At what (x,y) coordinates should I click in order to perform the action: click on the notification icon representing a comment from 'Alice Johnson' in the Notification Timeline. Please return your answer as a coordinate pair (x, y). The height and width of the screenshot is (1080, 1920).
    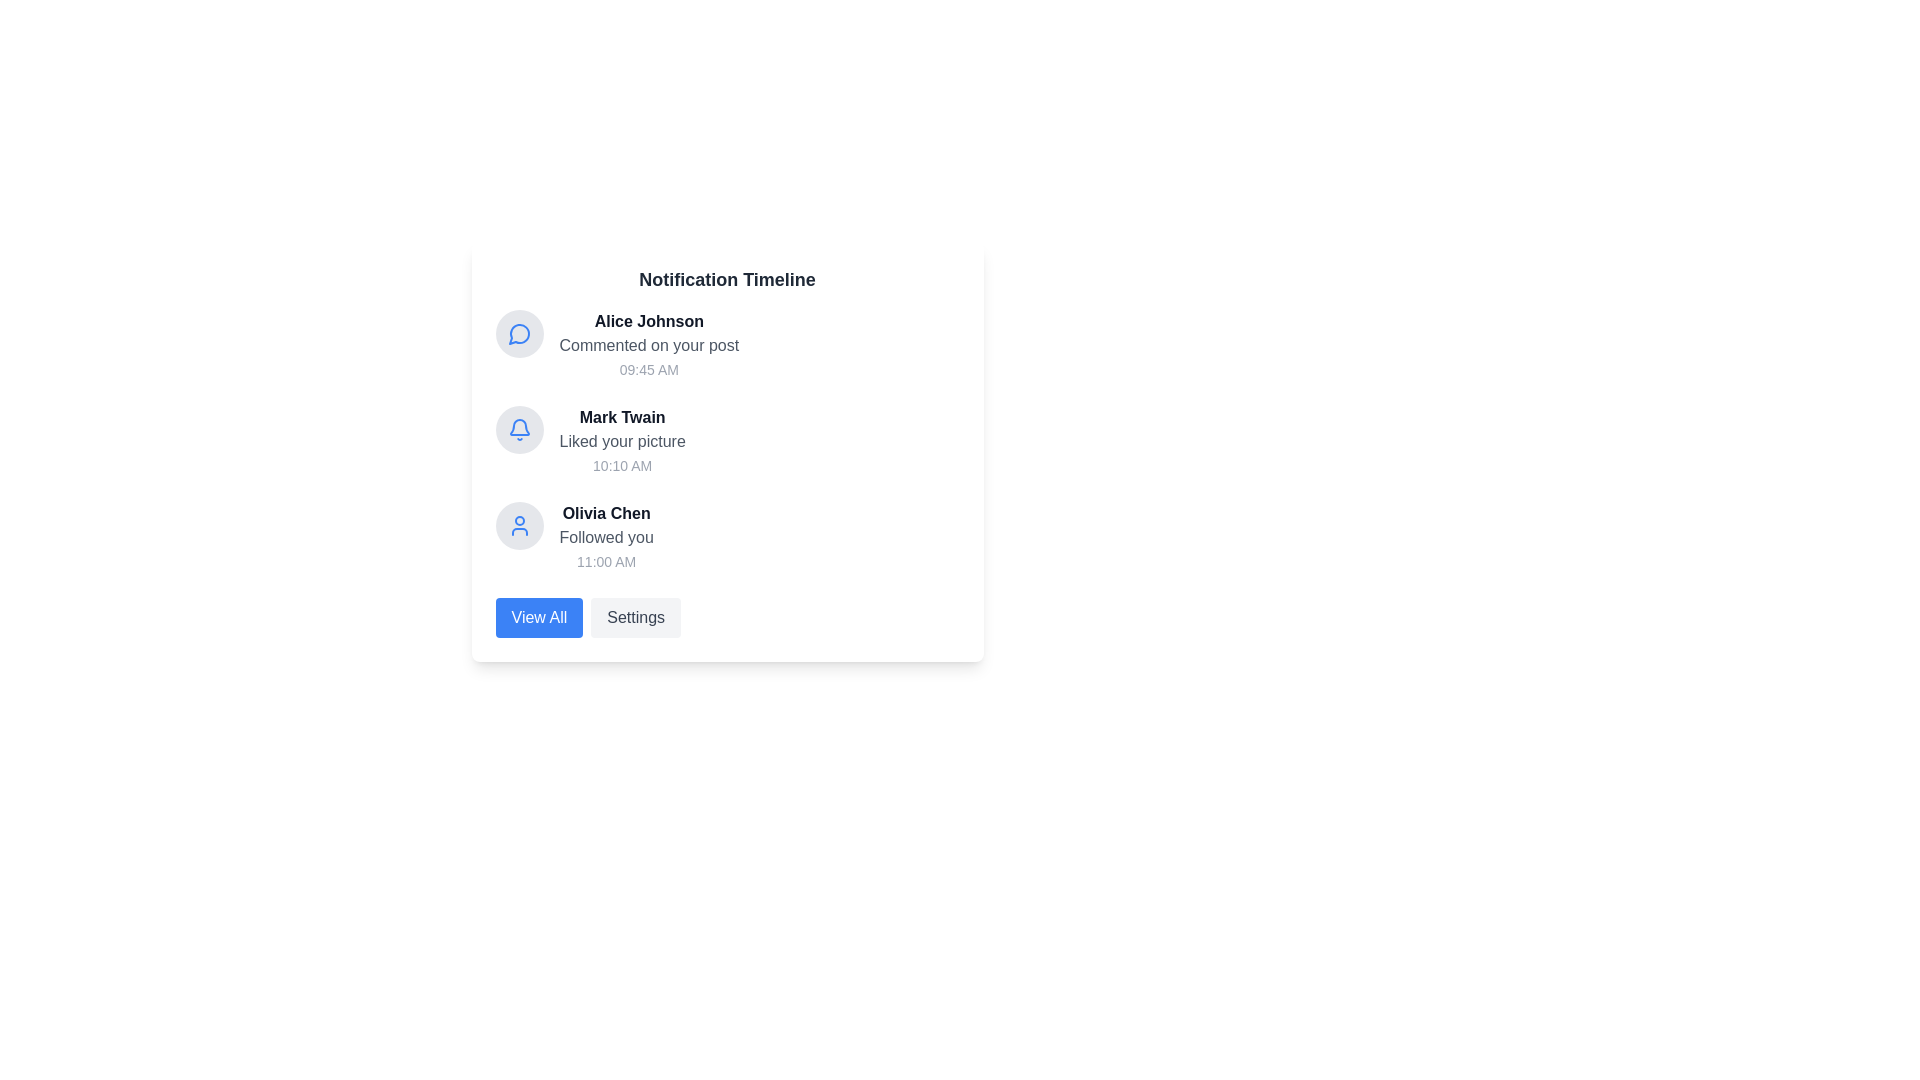
    Looking at the image, I should click on (519, 333).